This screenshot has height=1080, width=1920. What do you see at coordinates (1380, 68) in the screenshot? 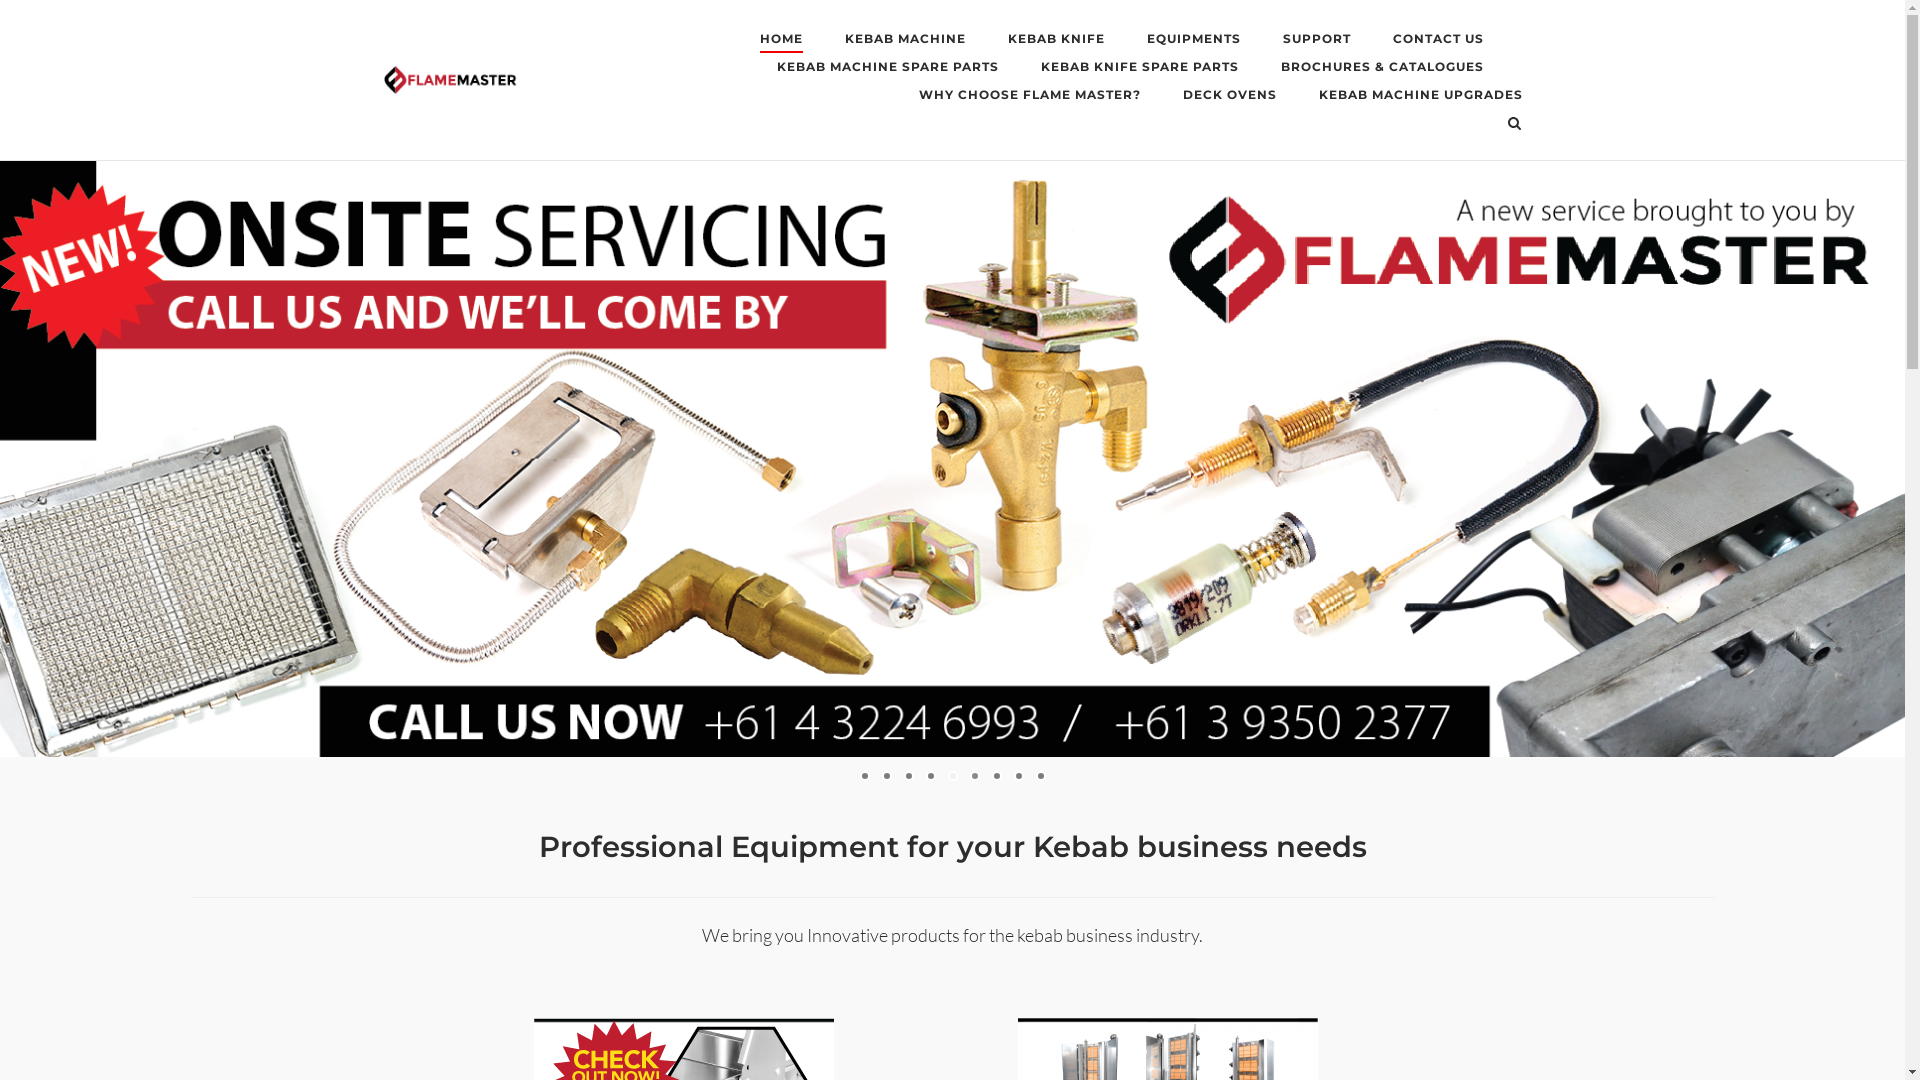
I see `'BROCHURES & CATALOGUES'` at bounding box center [1380, 68].